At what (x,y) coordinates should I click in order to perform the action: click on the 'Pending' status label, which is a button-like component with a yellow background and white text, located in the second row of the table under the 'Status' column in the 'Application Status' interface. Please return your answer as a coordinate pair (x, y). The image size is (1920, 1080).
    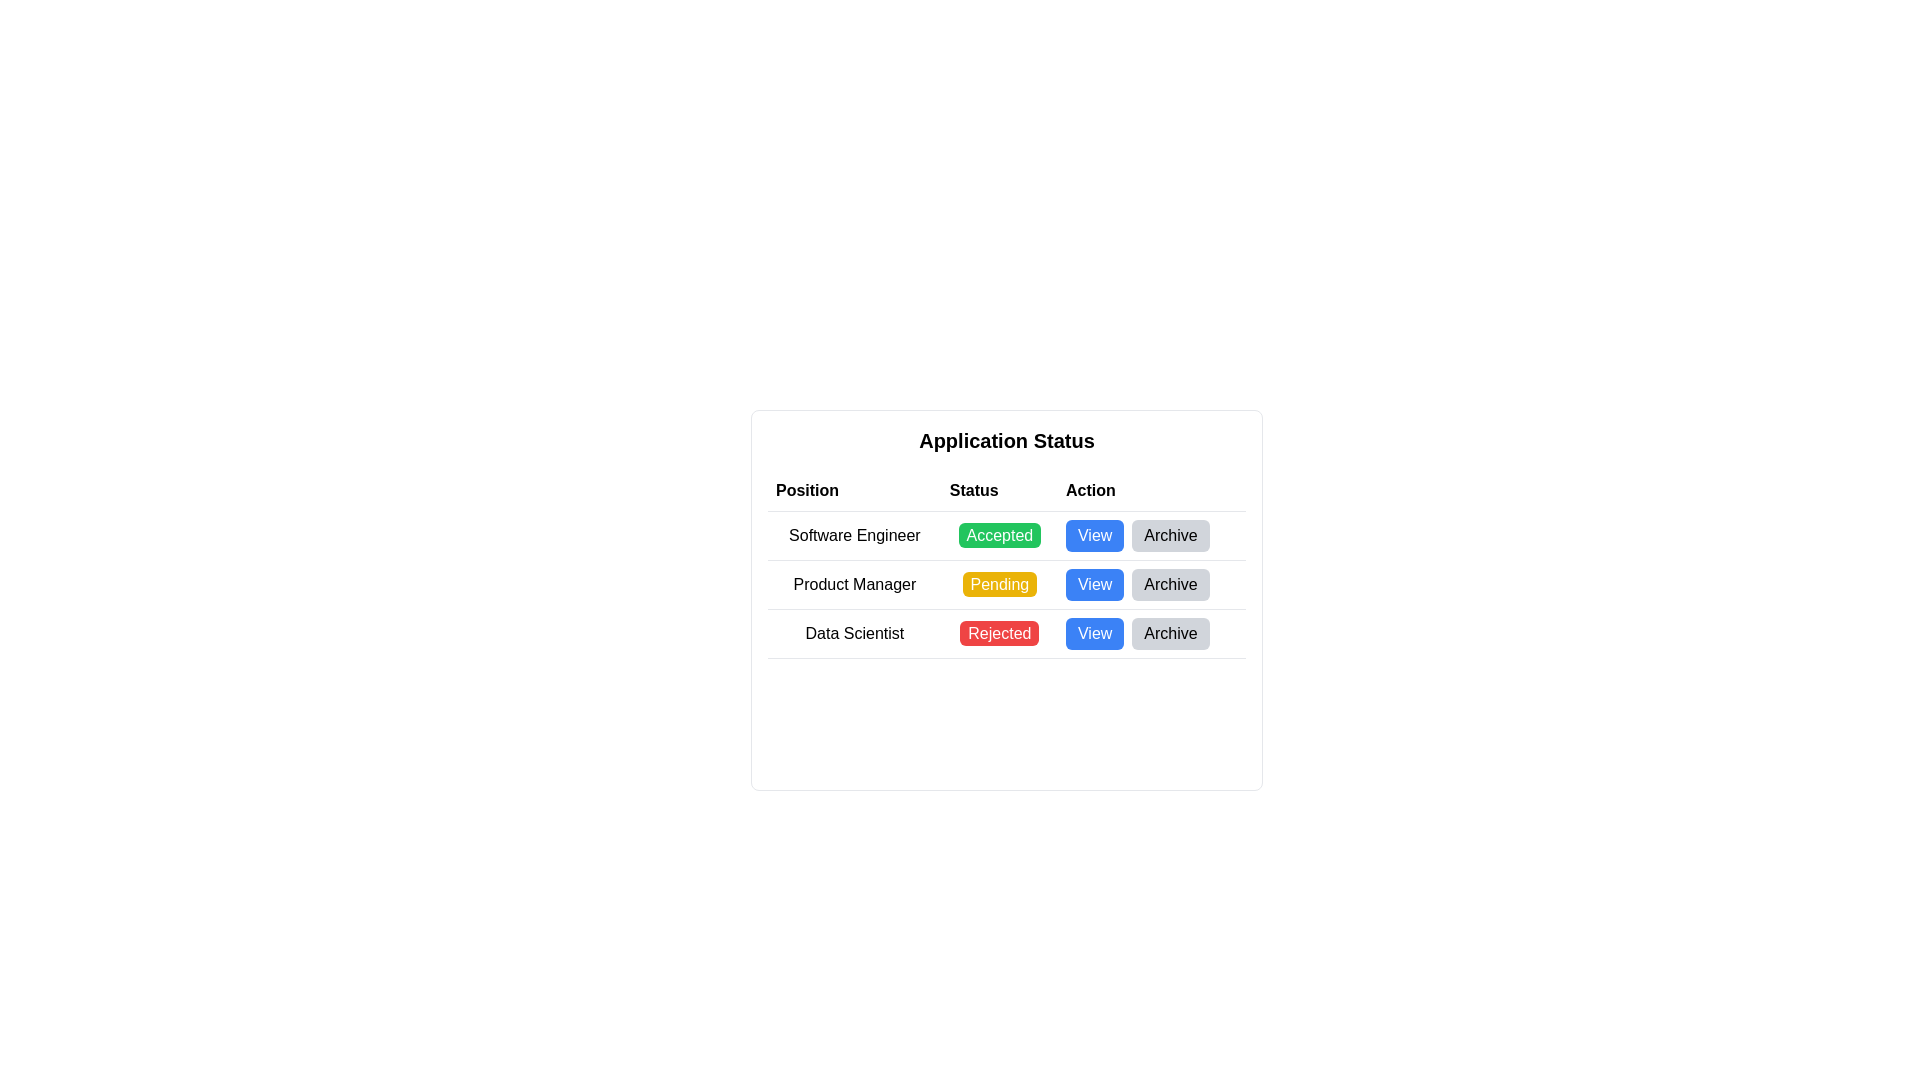
    Looking at the image, I should click on (999, 585).